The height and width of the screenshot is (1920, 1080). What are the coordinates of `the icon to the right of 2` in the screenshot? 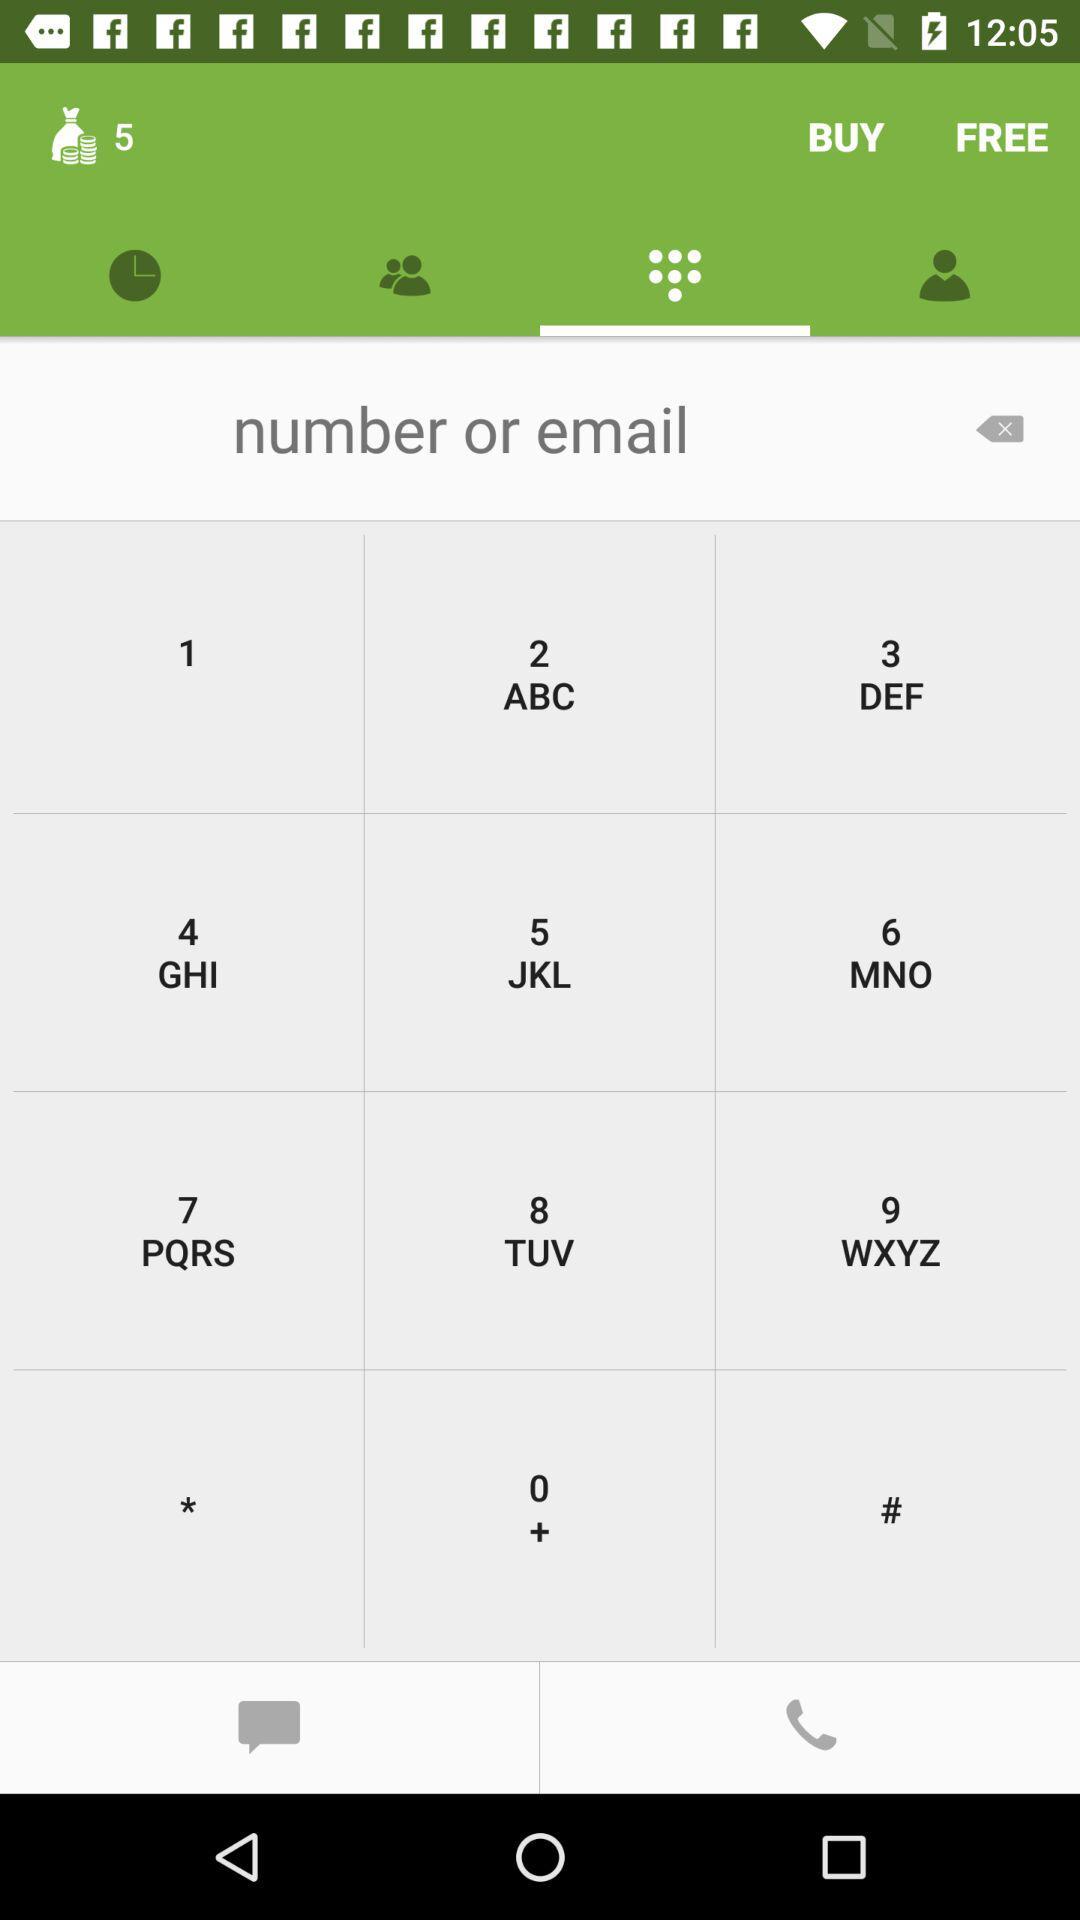 It's located at (890, 951).